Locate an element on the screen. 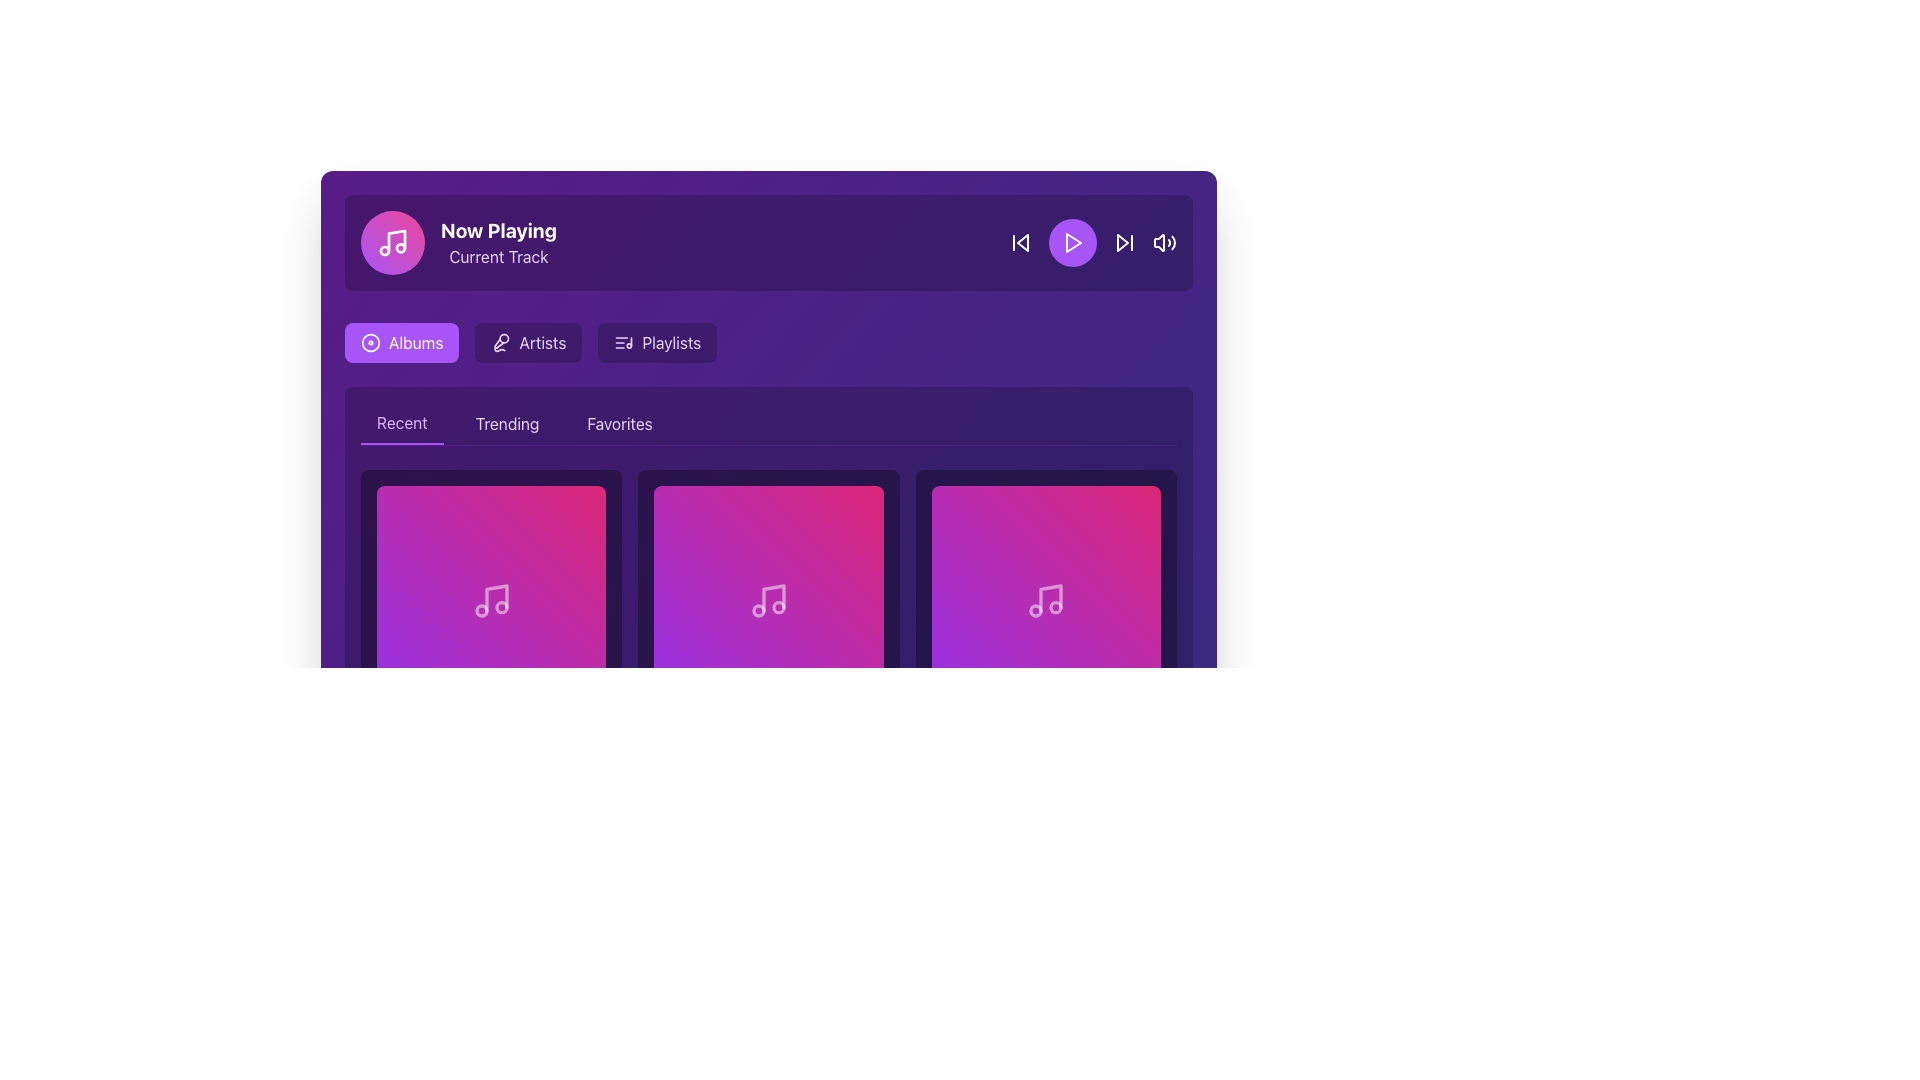  the 'Albums' text label, which is integrated within a button-like component is located at coordinates (415, 342).